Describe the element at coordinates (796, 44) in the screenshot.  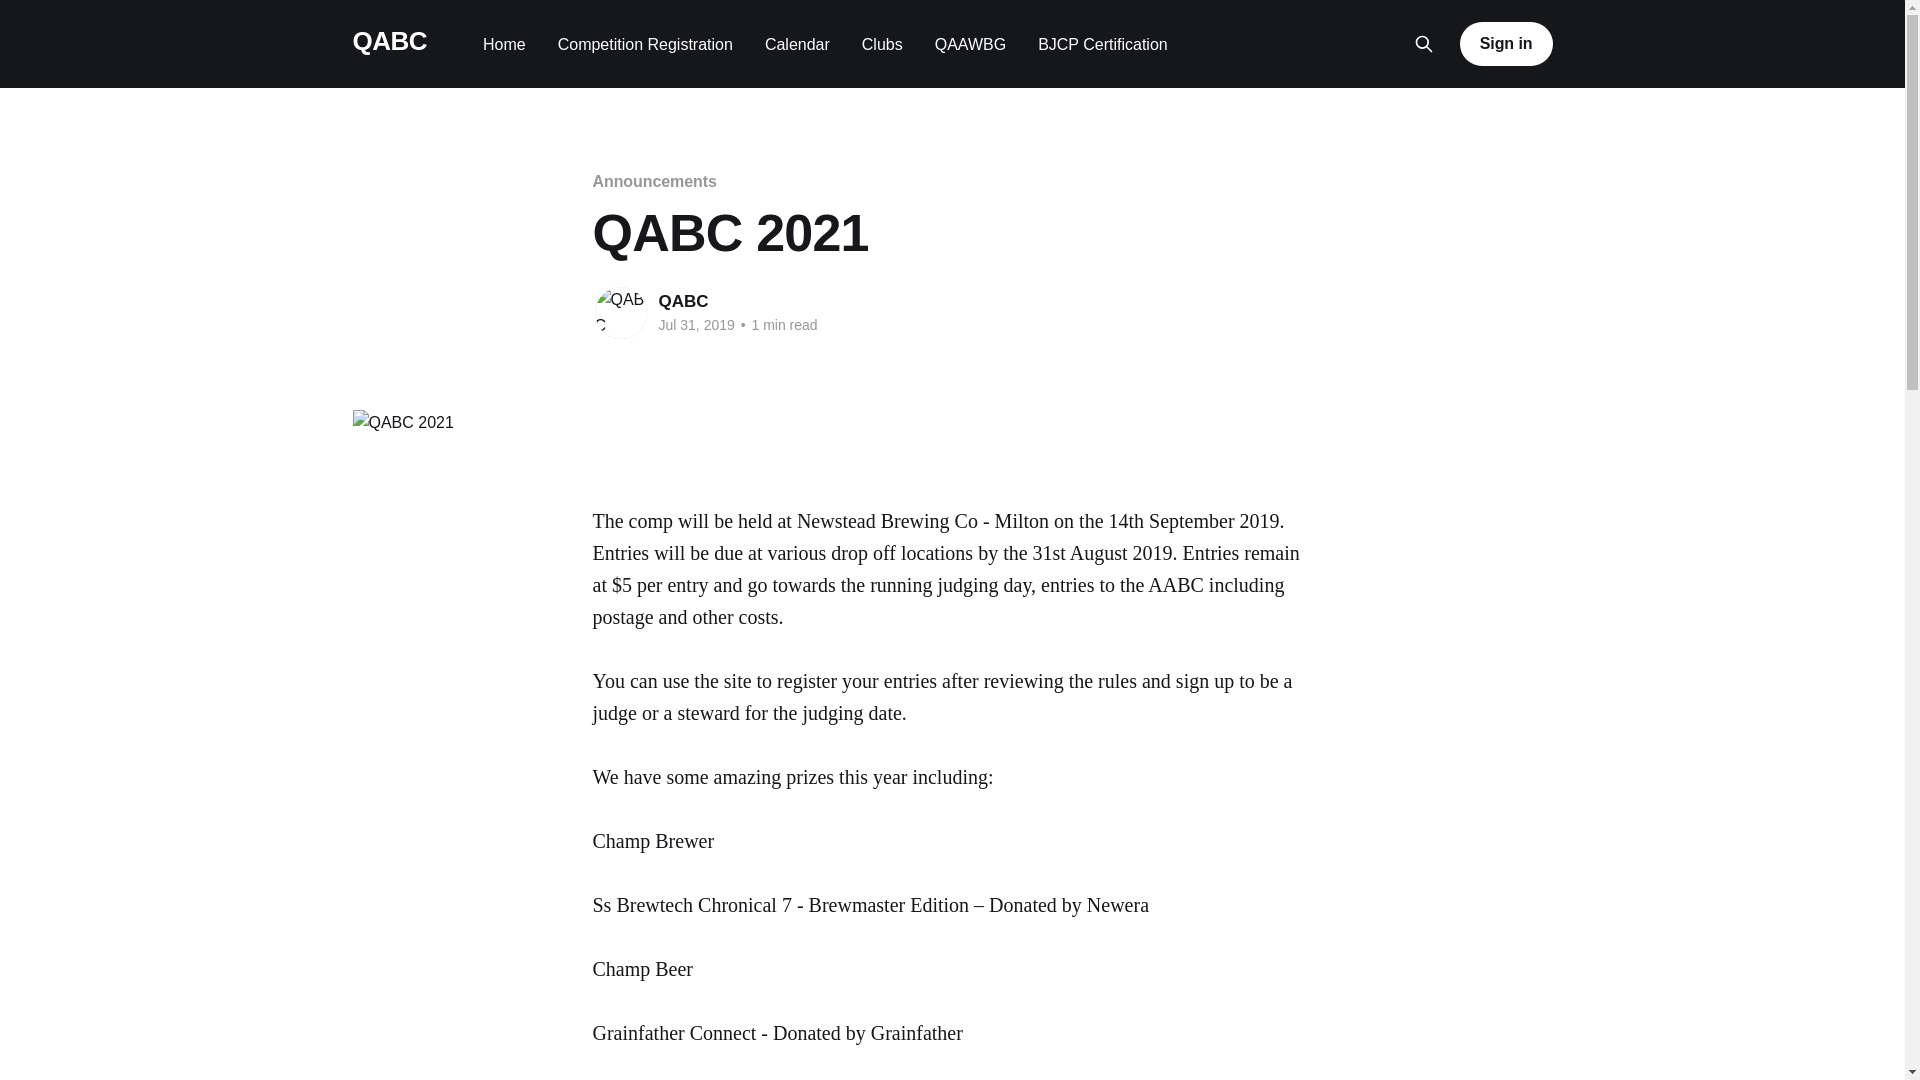
I see `'Calendar'` at that location.